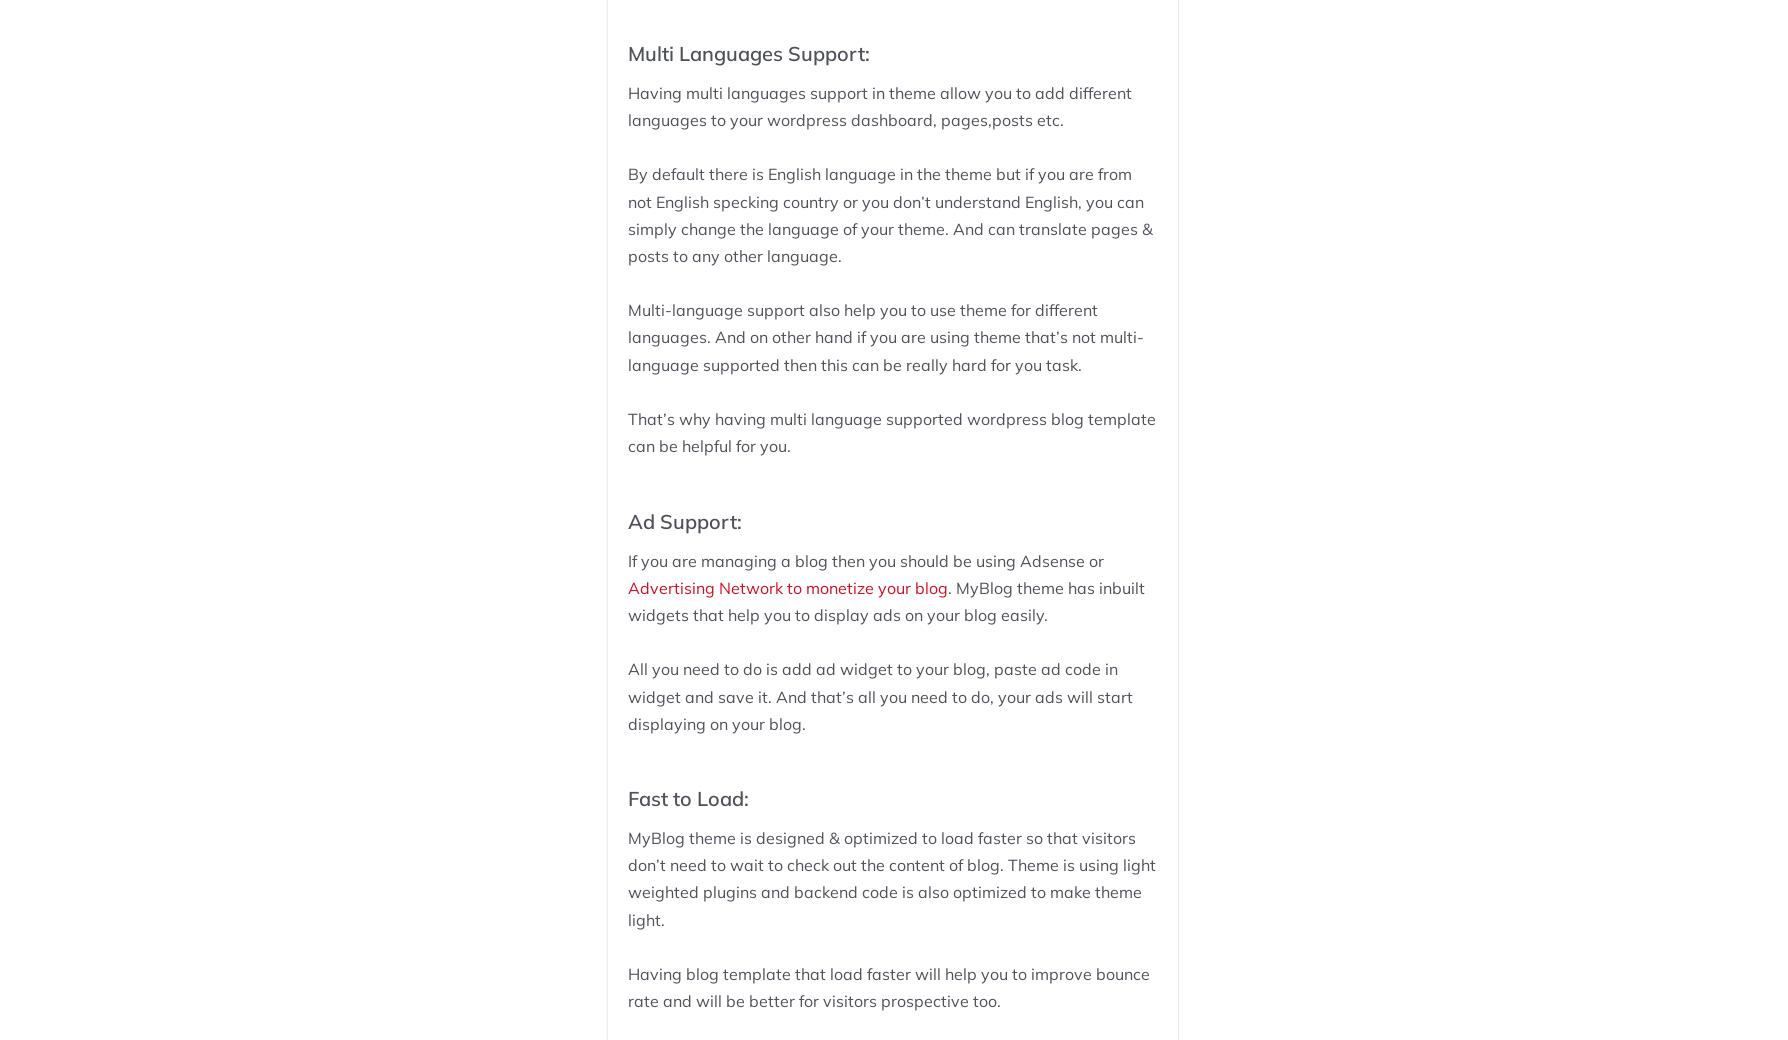 Image resolution: width=1788 pixels, height=1040 pixels. Describe the element at coordinates (877, 104) in the screenshot. I see `'Having multi languages support in theme allow you to add different languages to your wordpress dashboard, pages,posts etc.'` at that location.